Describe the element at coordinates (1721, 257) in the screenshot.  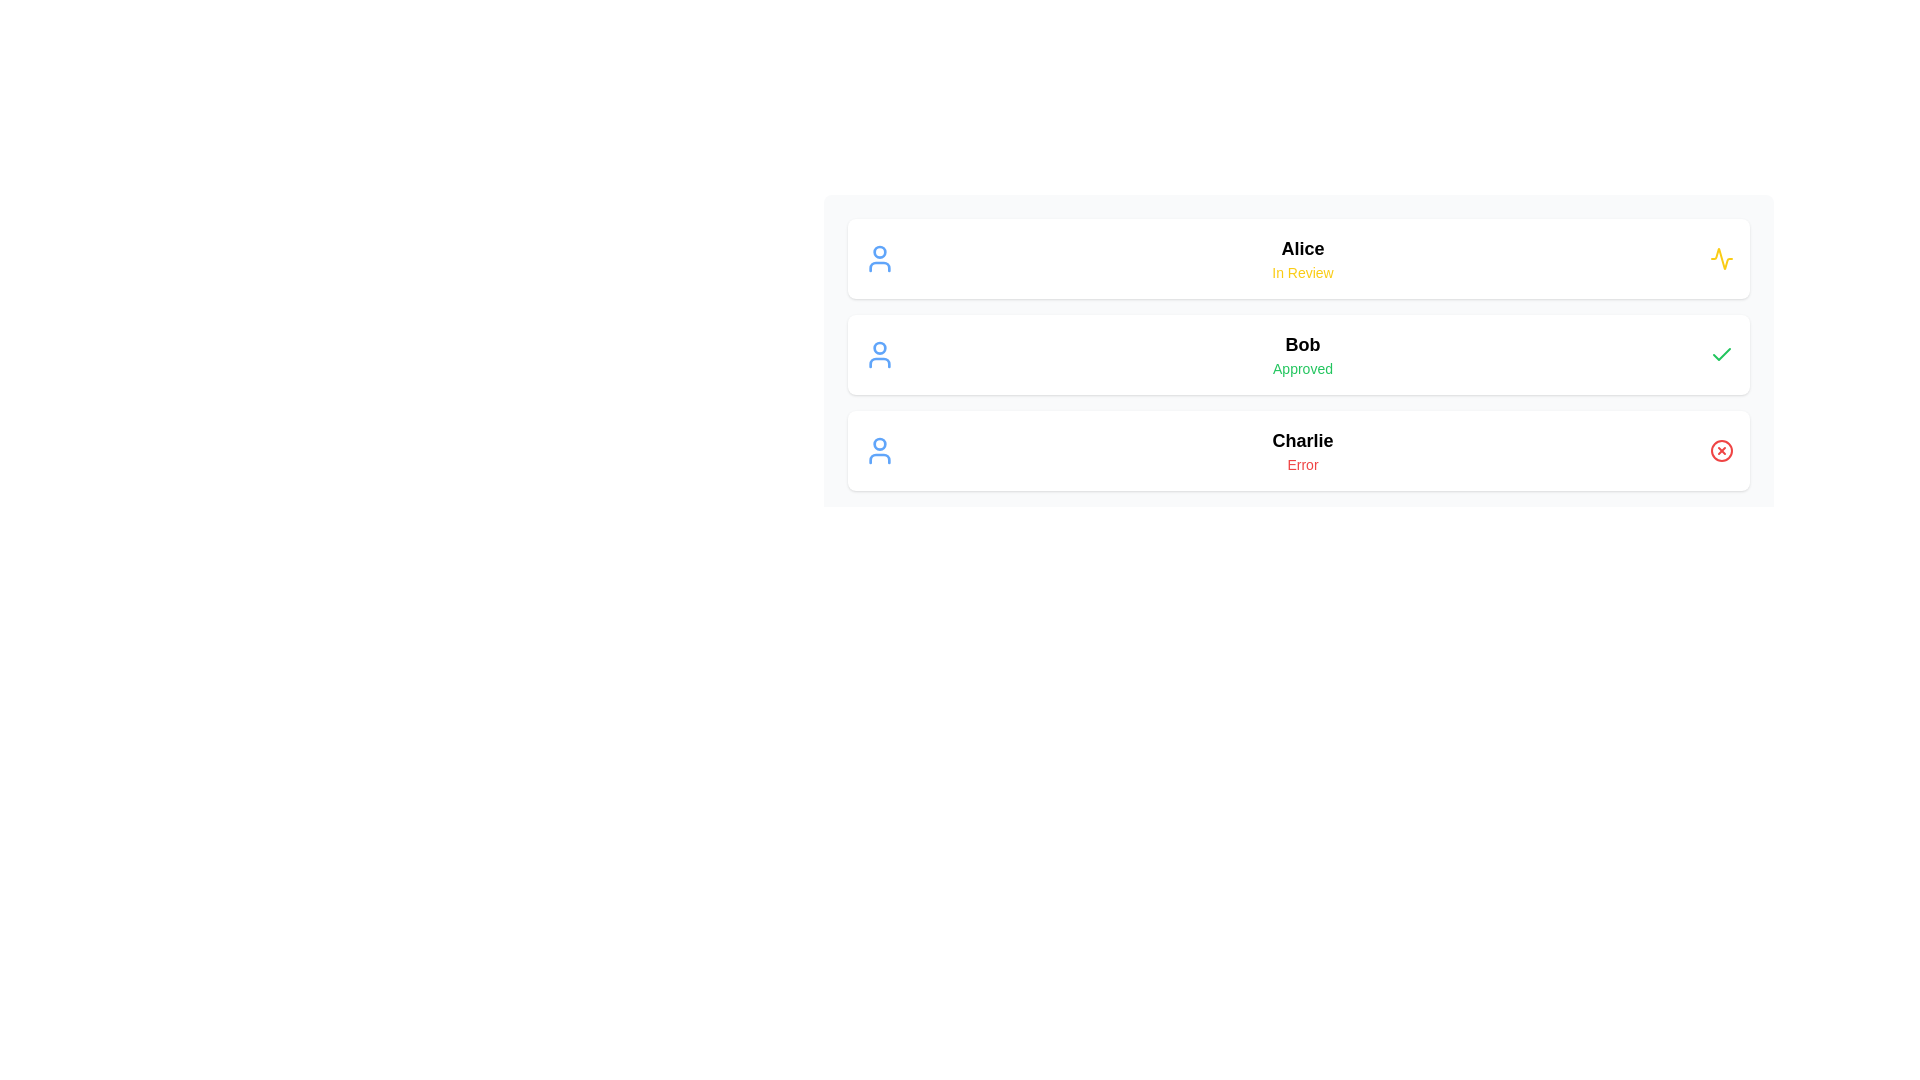
I see `the yellow waveform-like activity indicator icon located in the top-right corner of the card labeled 'Alice'` at that location.